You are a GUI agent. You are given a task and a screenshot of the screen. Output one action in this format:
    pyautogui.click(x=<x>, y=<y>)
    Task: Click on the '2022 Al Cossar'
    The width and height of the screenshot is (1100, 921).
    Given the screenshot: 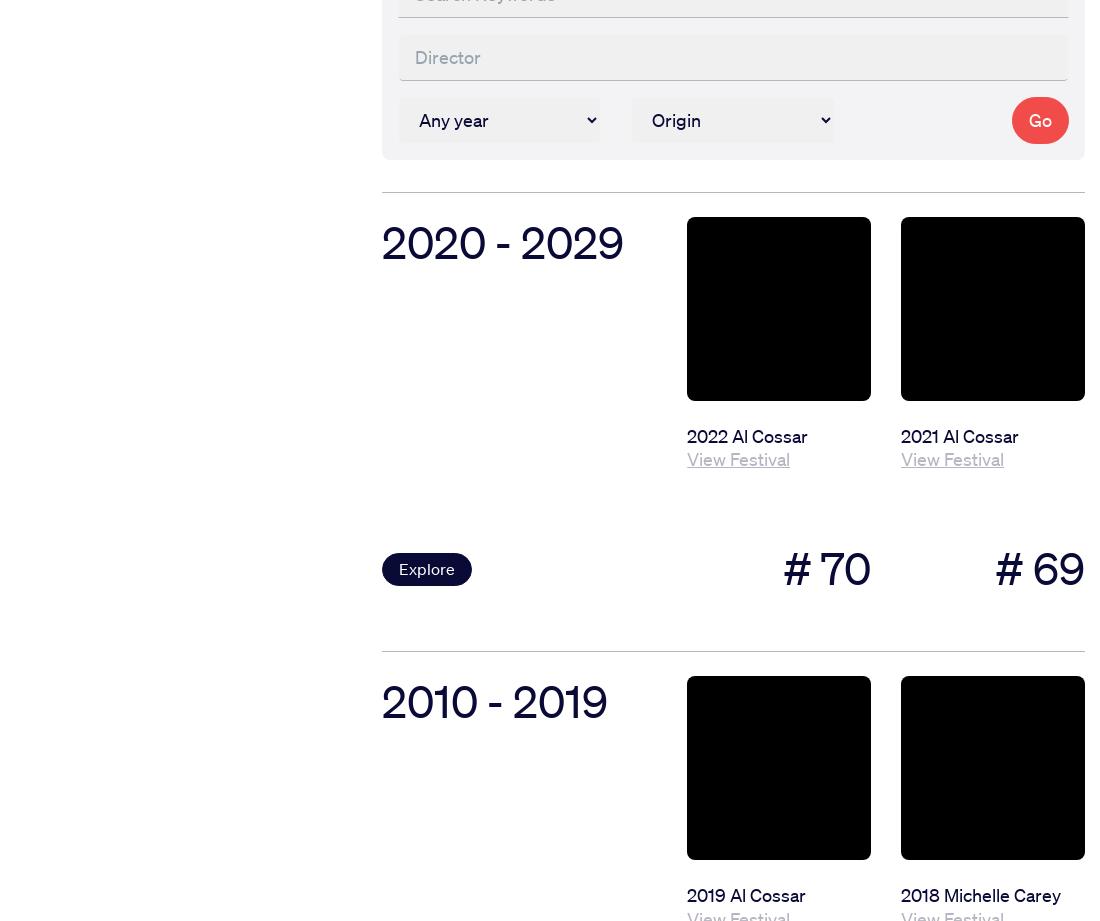 What is the action you would take?
    pyautogui.click(x=746, y=434)
    